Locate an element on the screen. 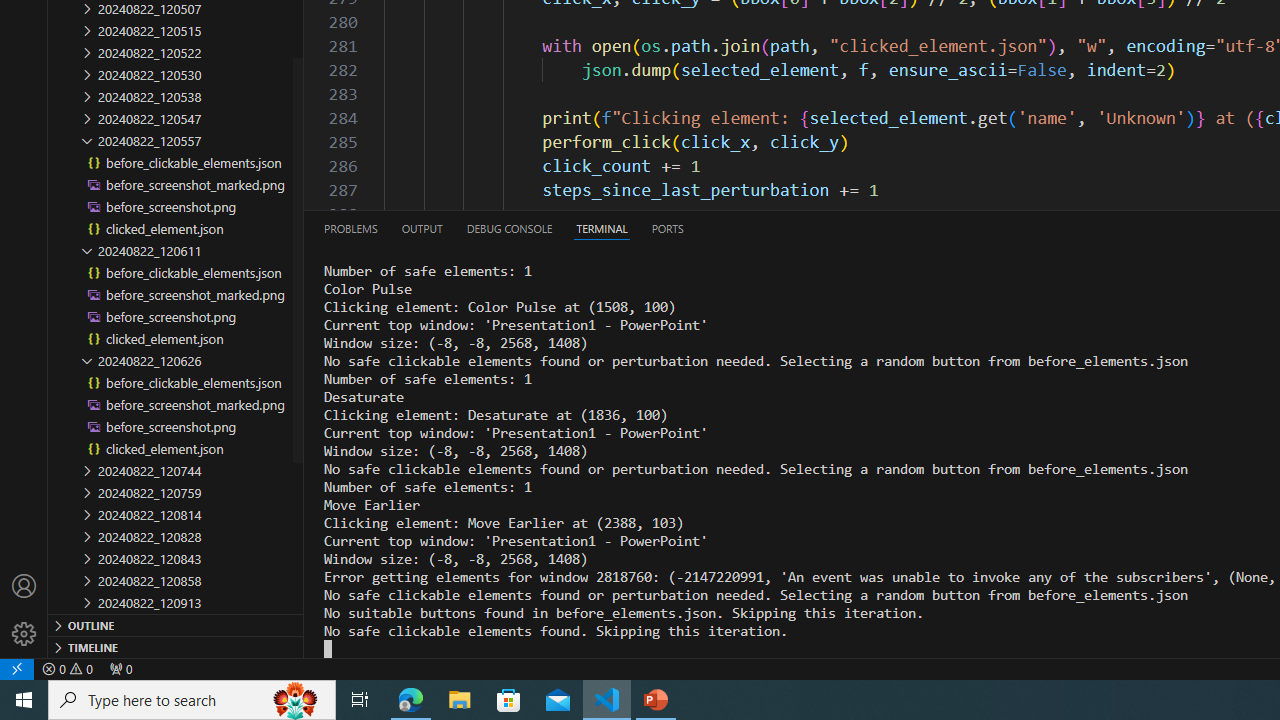 The width and height of the screenshot is (1280, 720). 'Output (Ctrl+Shift+U)' is located at coordinates (420, 227).